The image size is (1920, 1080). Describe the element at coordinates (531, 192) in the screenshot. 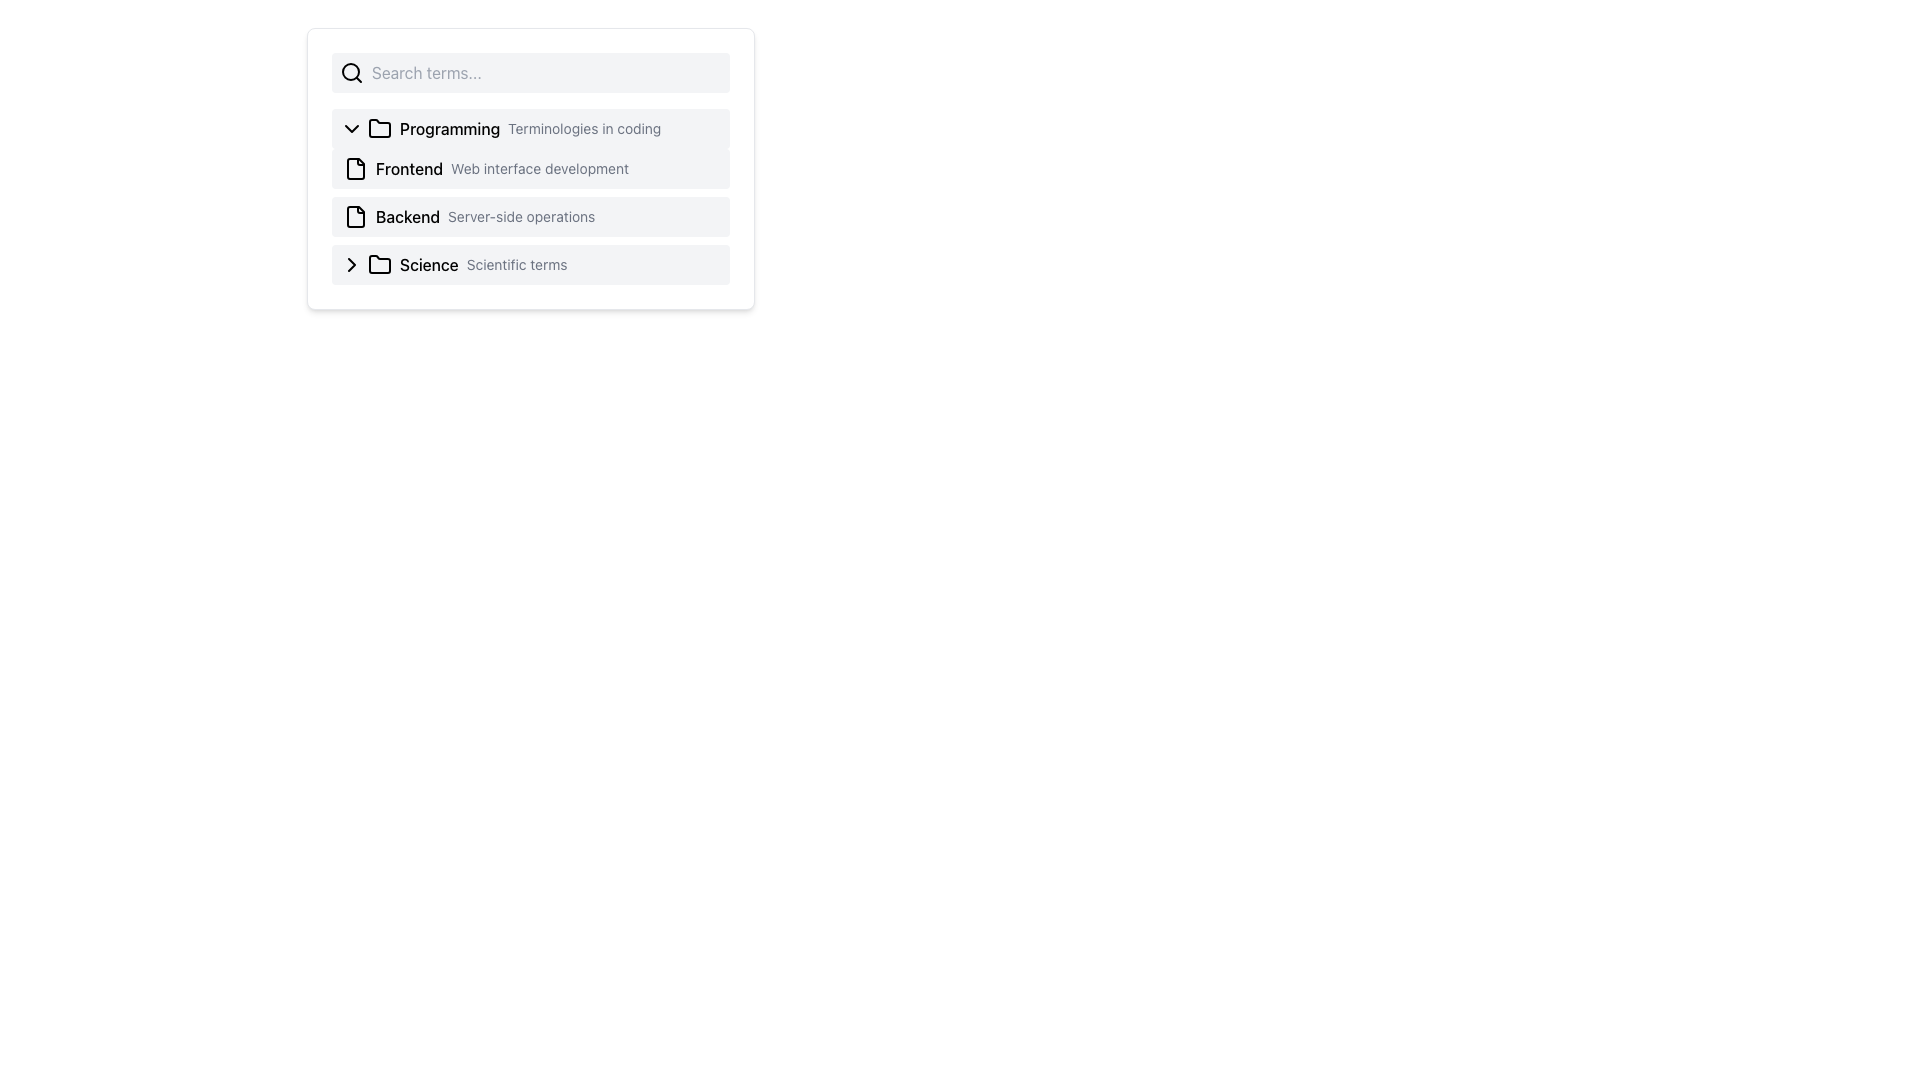

I see `the textual block titled 'Frontend Web interface development' and 'Backend Server-side operations' within the section 'Programming Terminologies in coding'` at that location.